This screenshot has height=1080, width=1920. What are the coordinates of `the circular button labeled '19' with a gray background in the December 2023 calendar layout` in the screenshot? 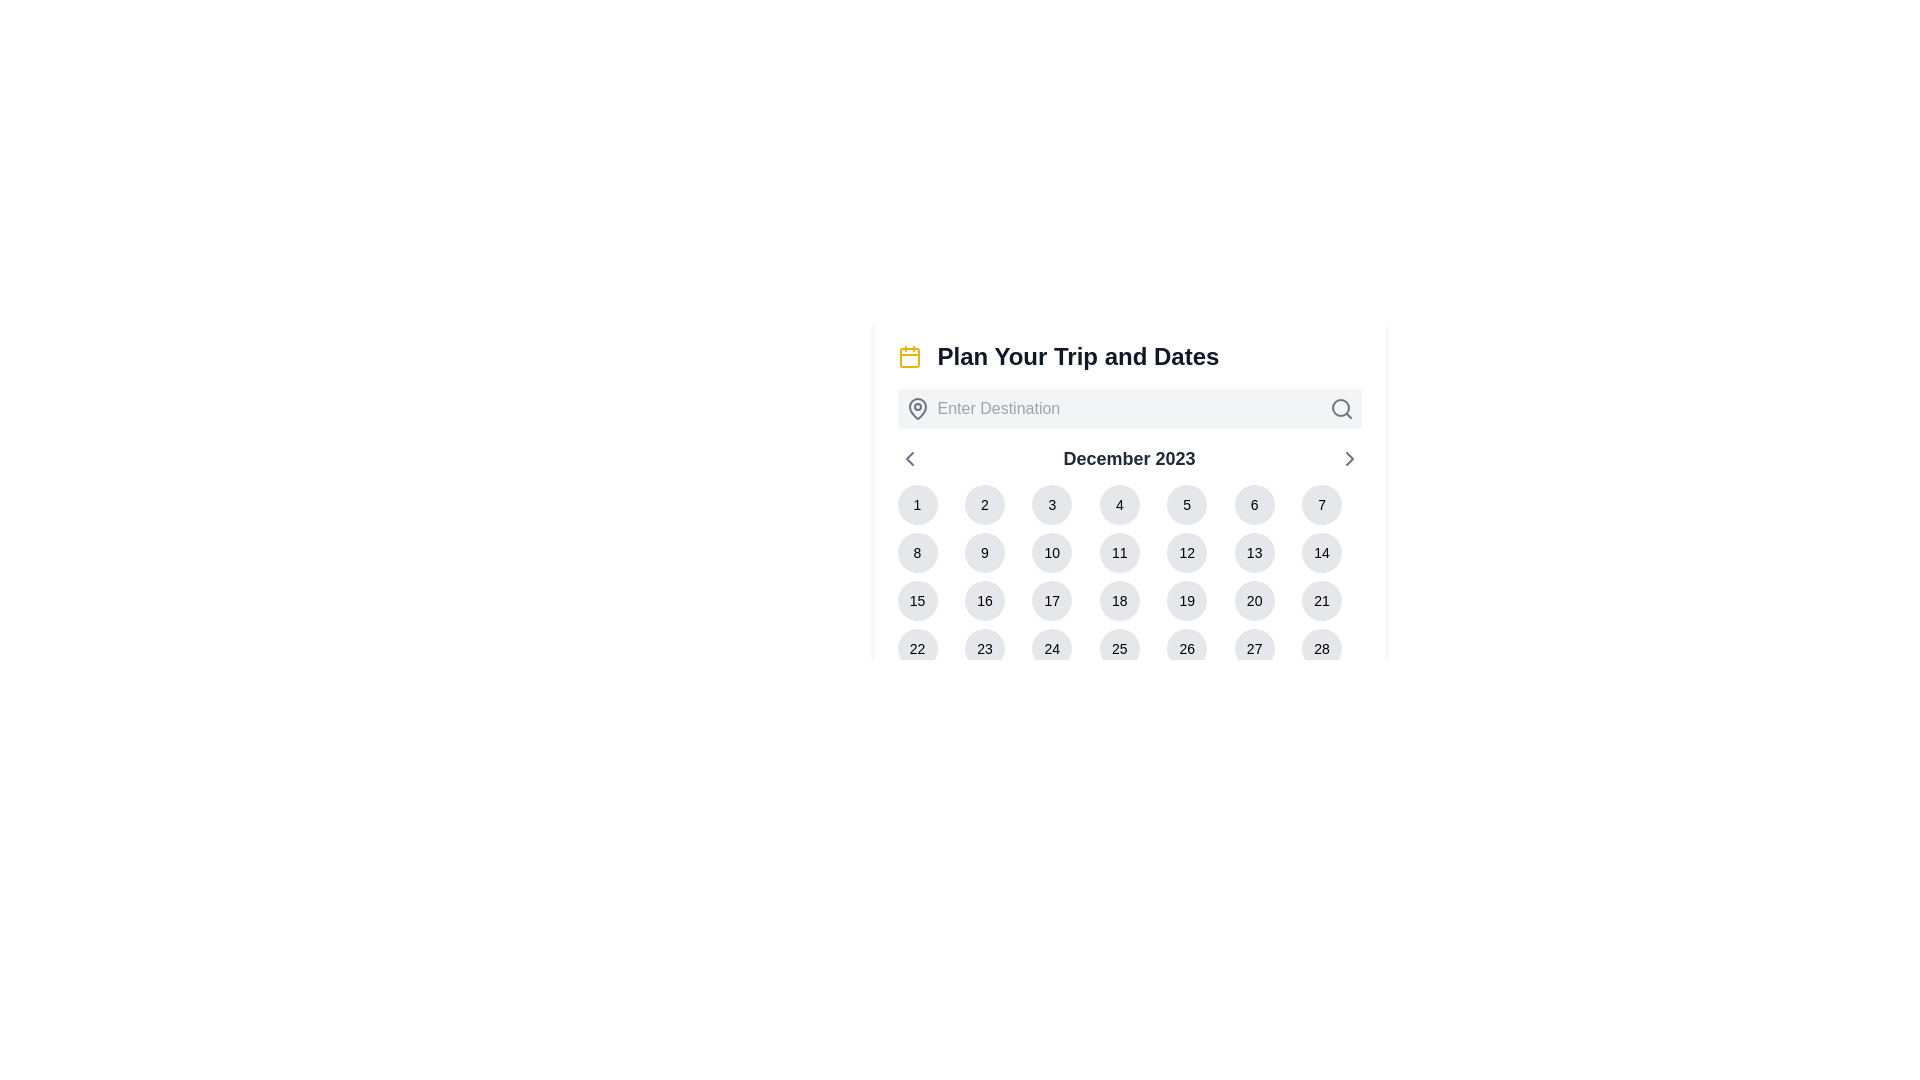 It's located at (1187, 600).